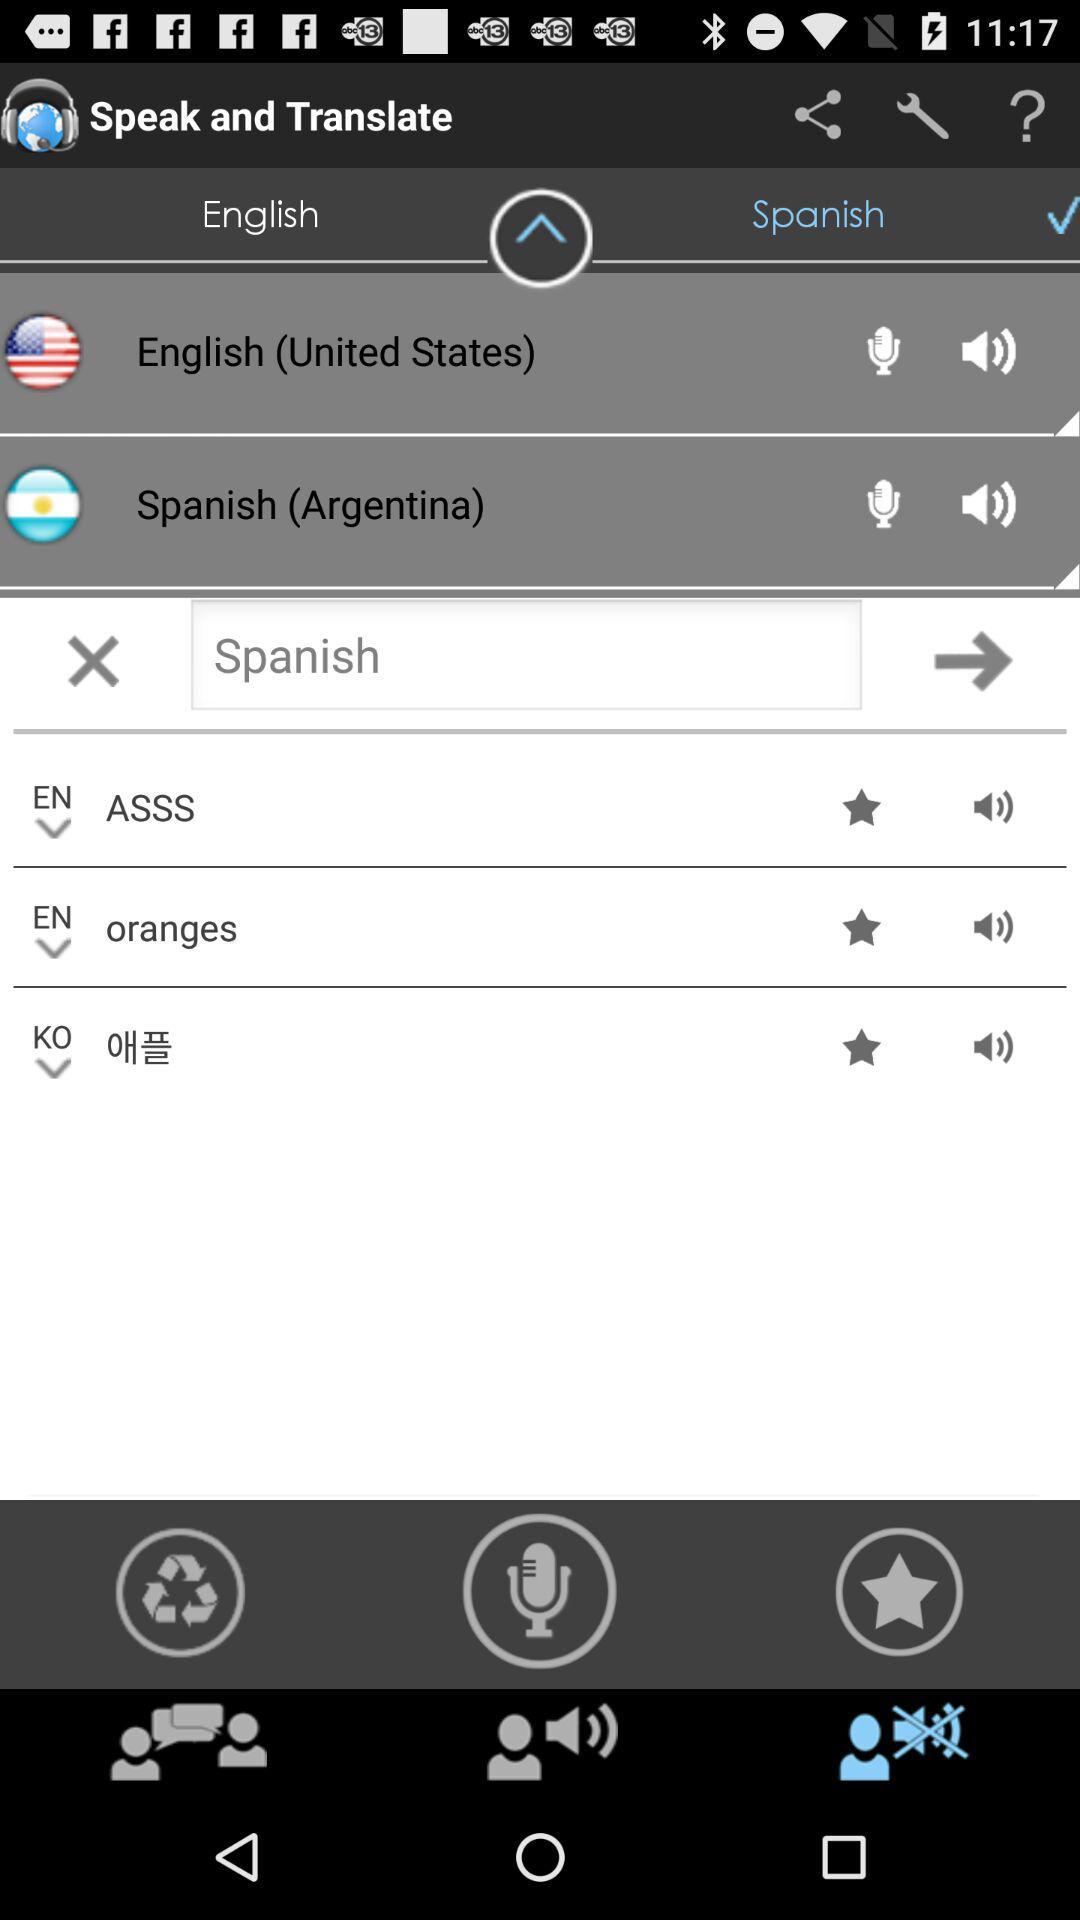 The height and width of the screenshot is (1920, 1080). What do you see at coordinates (92, 660) in the screenshot?
I see `cancel button` at bounding box center [92, 660].